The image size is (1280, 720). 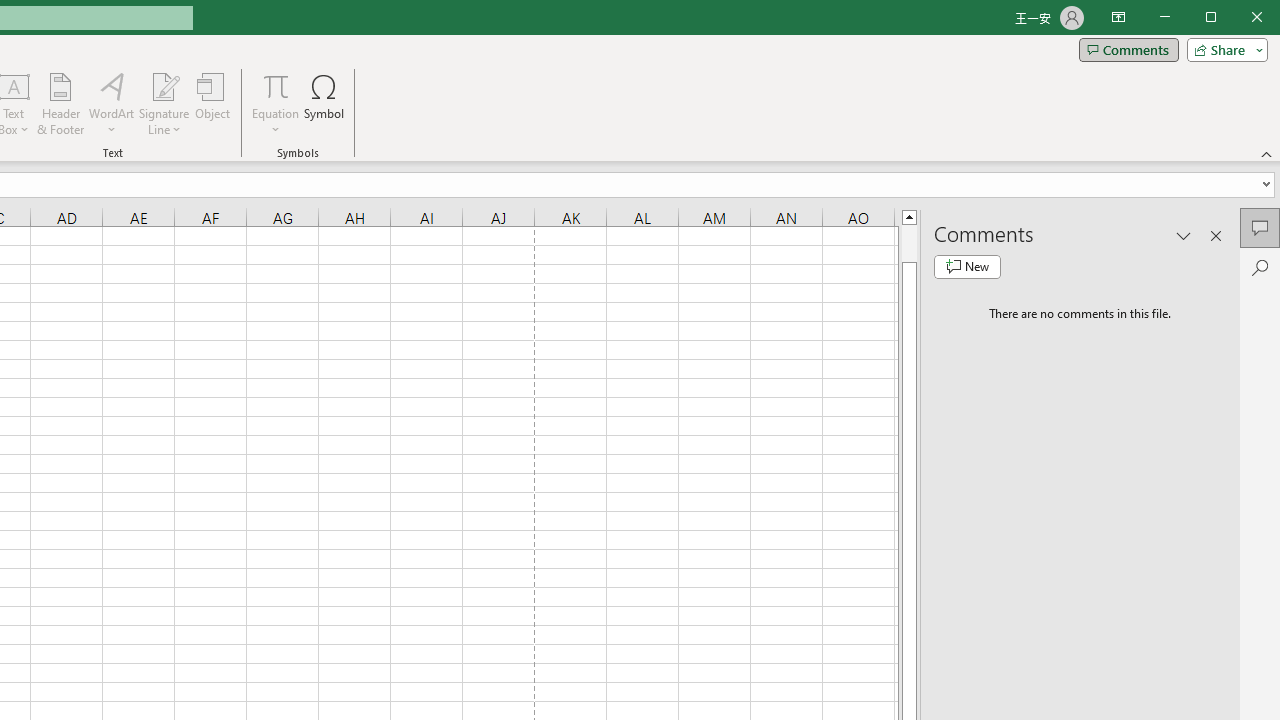 I want to click on 'Header & Footer...', so click(x=60, y=104).